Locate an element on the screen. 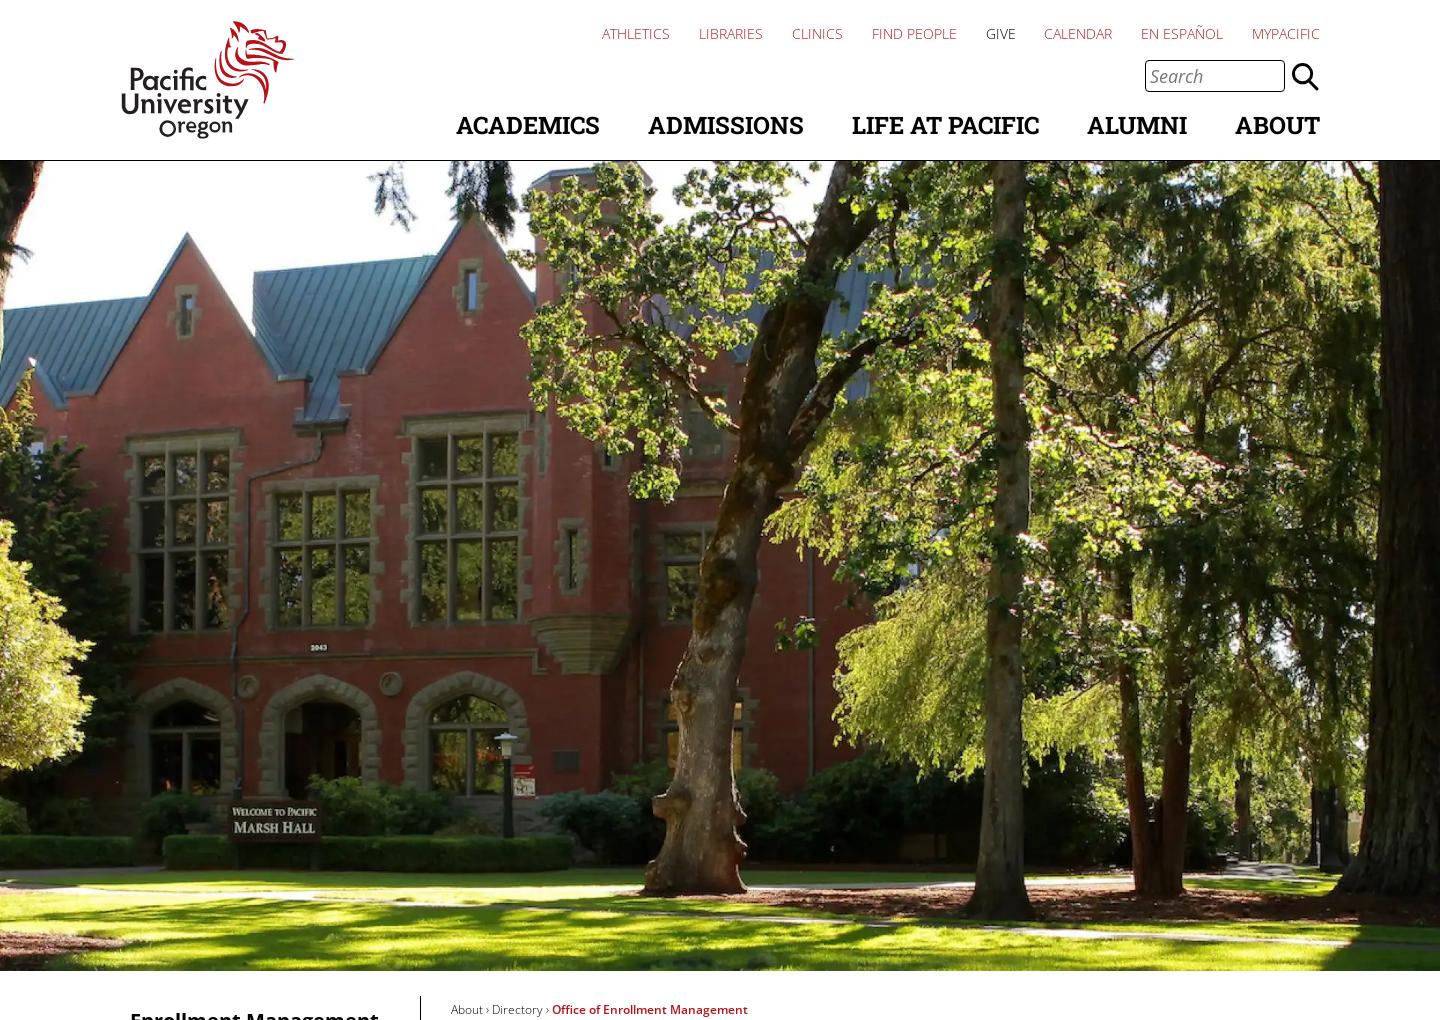  'Find People' is located at coordinates (913, 32).